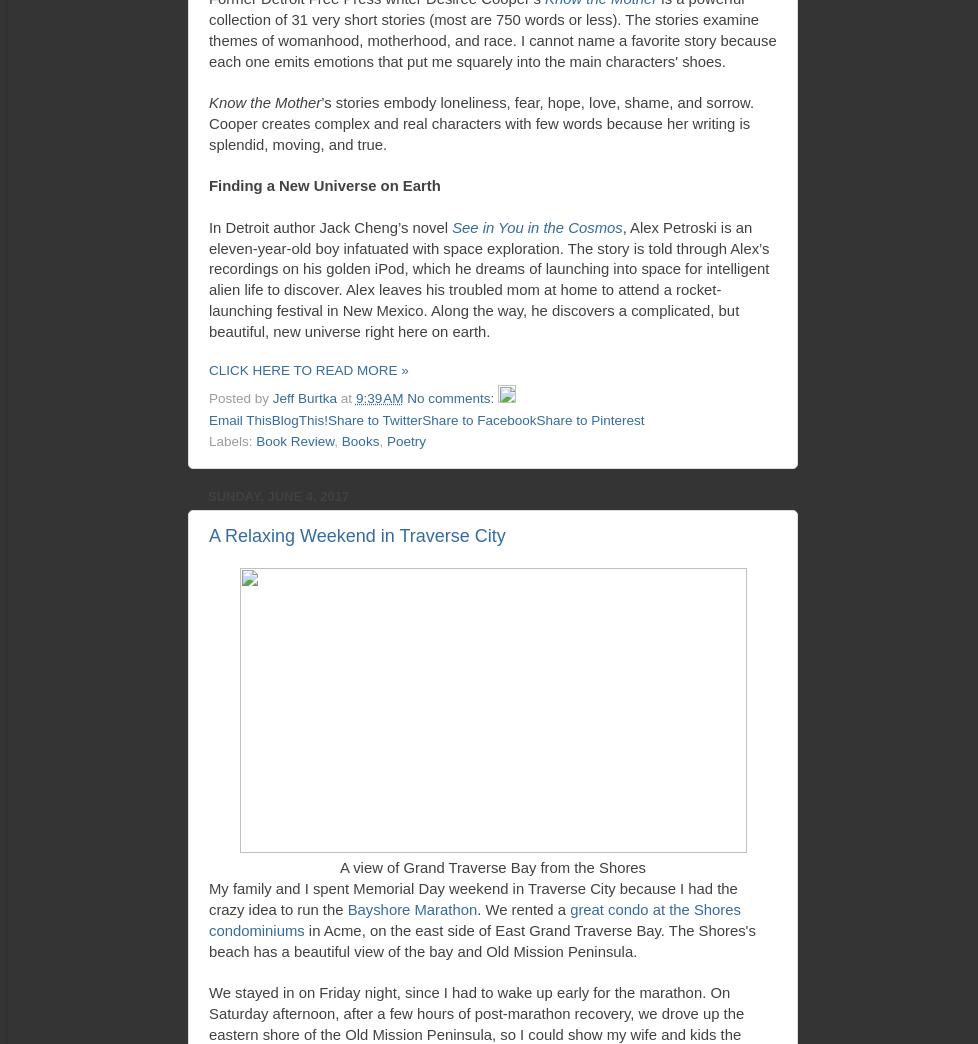  Describe the element at coordinates (346, 397) in the screenshot. I see `'at'` at that location.